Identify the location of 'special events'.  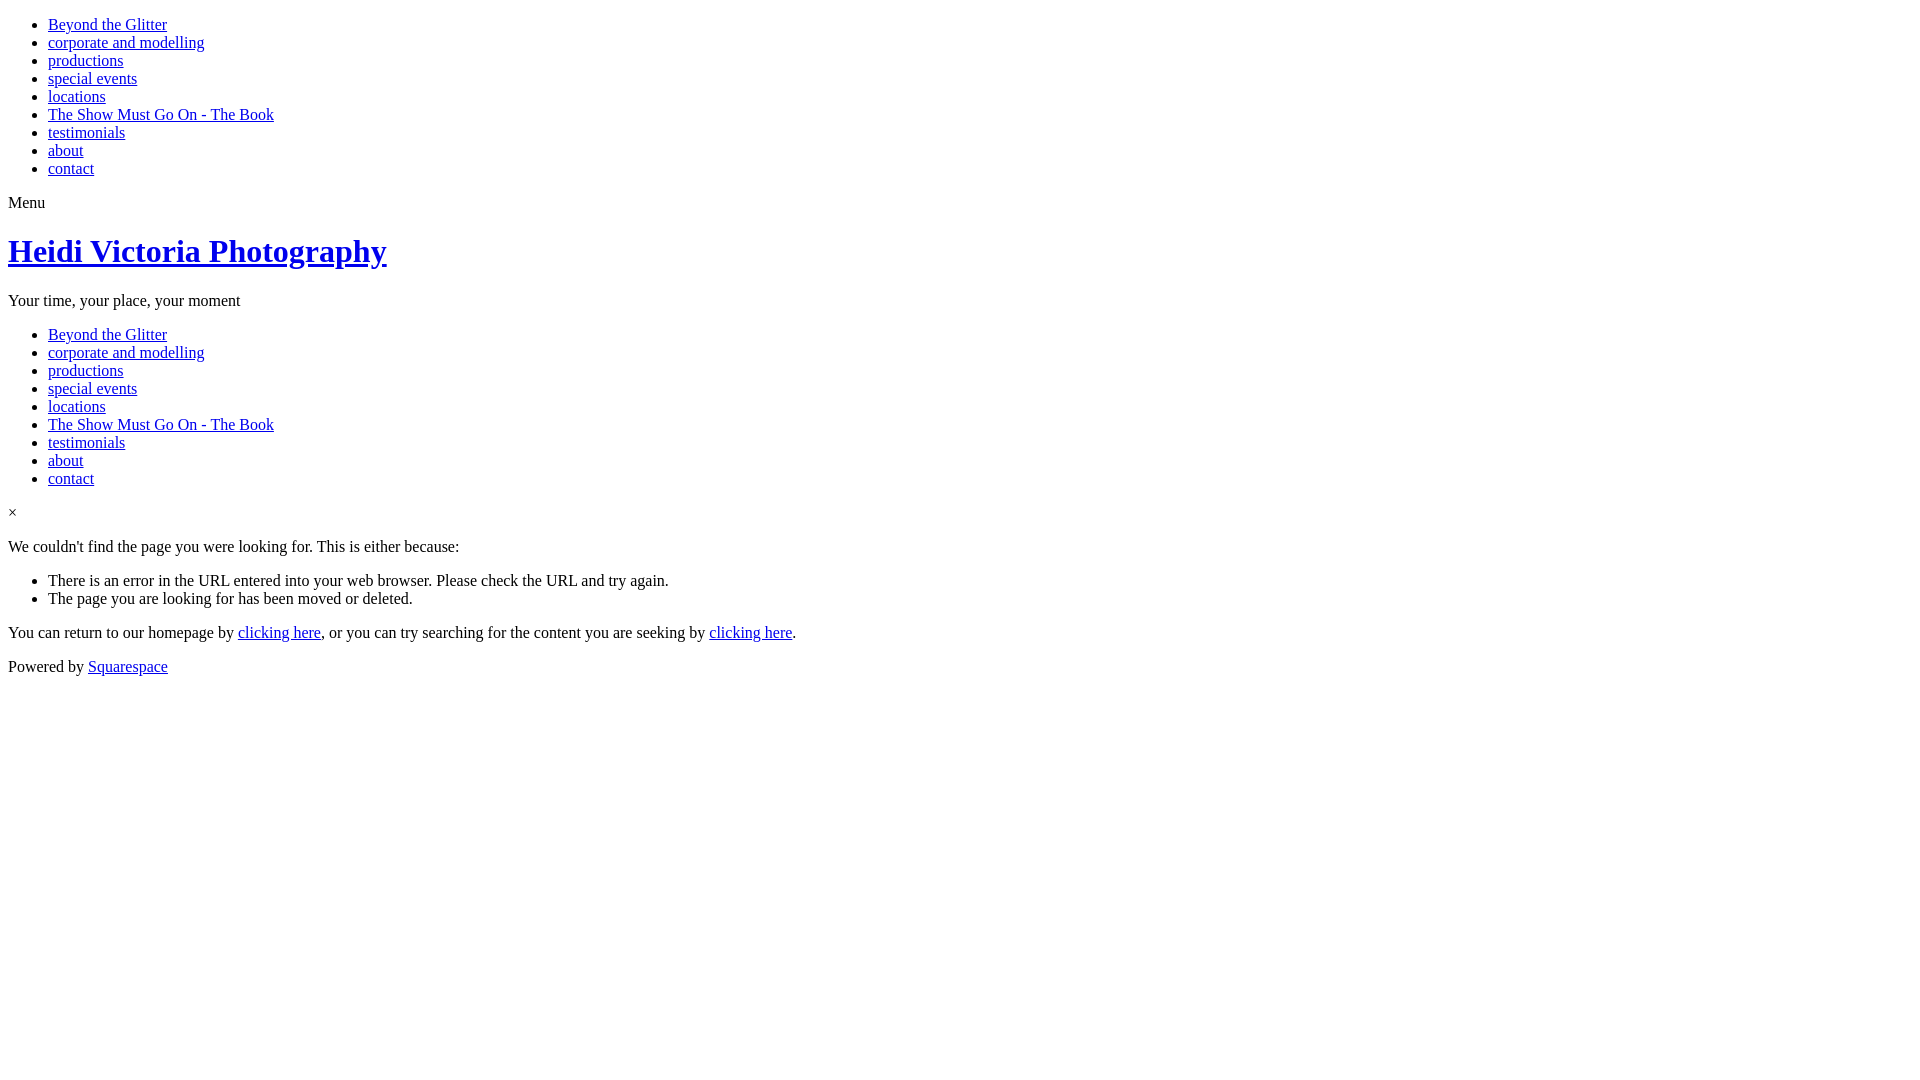
(91, 388).